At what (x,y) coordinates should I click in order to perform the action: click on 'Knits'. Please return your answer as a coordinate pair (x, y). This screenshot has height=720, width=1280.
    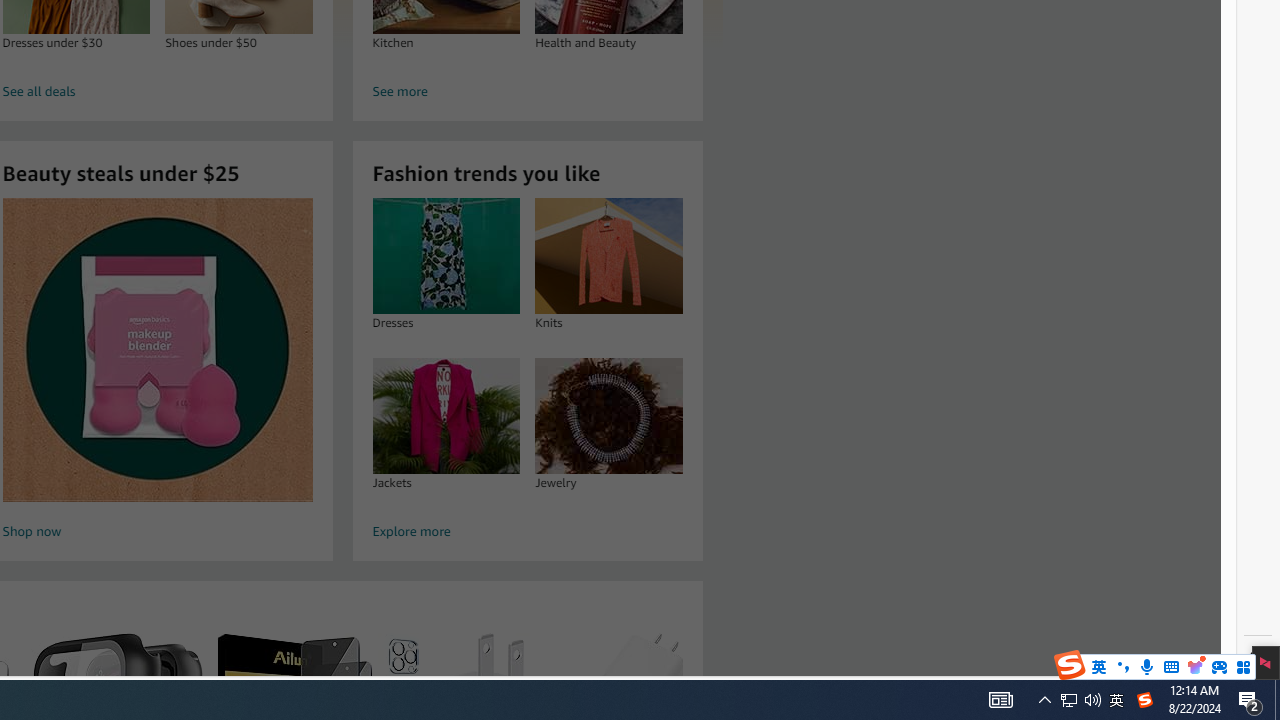
    Looking at the image, I should click on (608, 255).